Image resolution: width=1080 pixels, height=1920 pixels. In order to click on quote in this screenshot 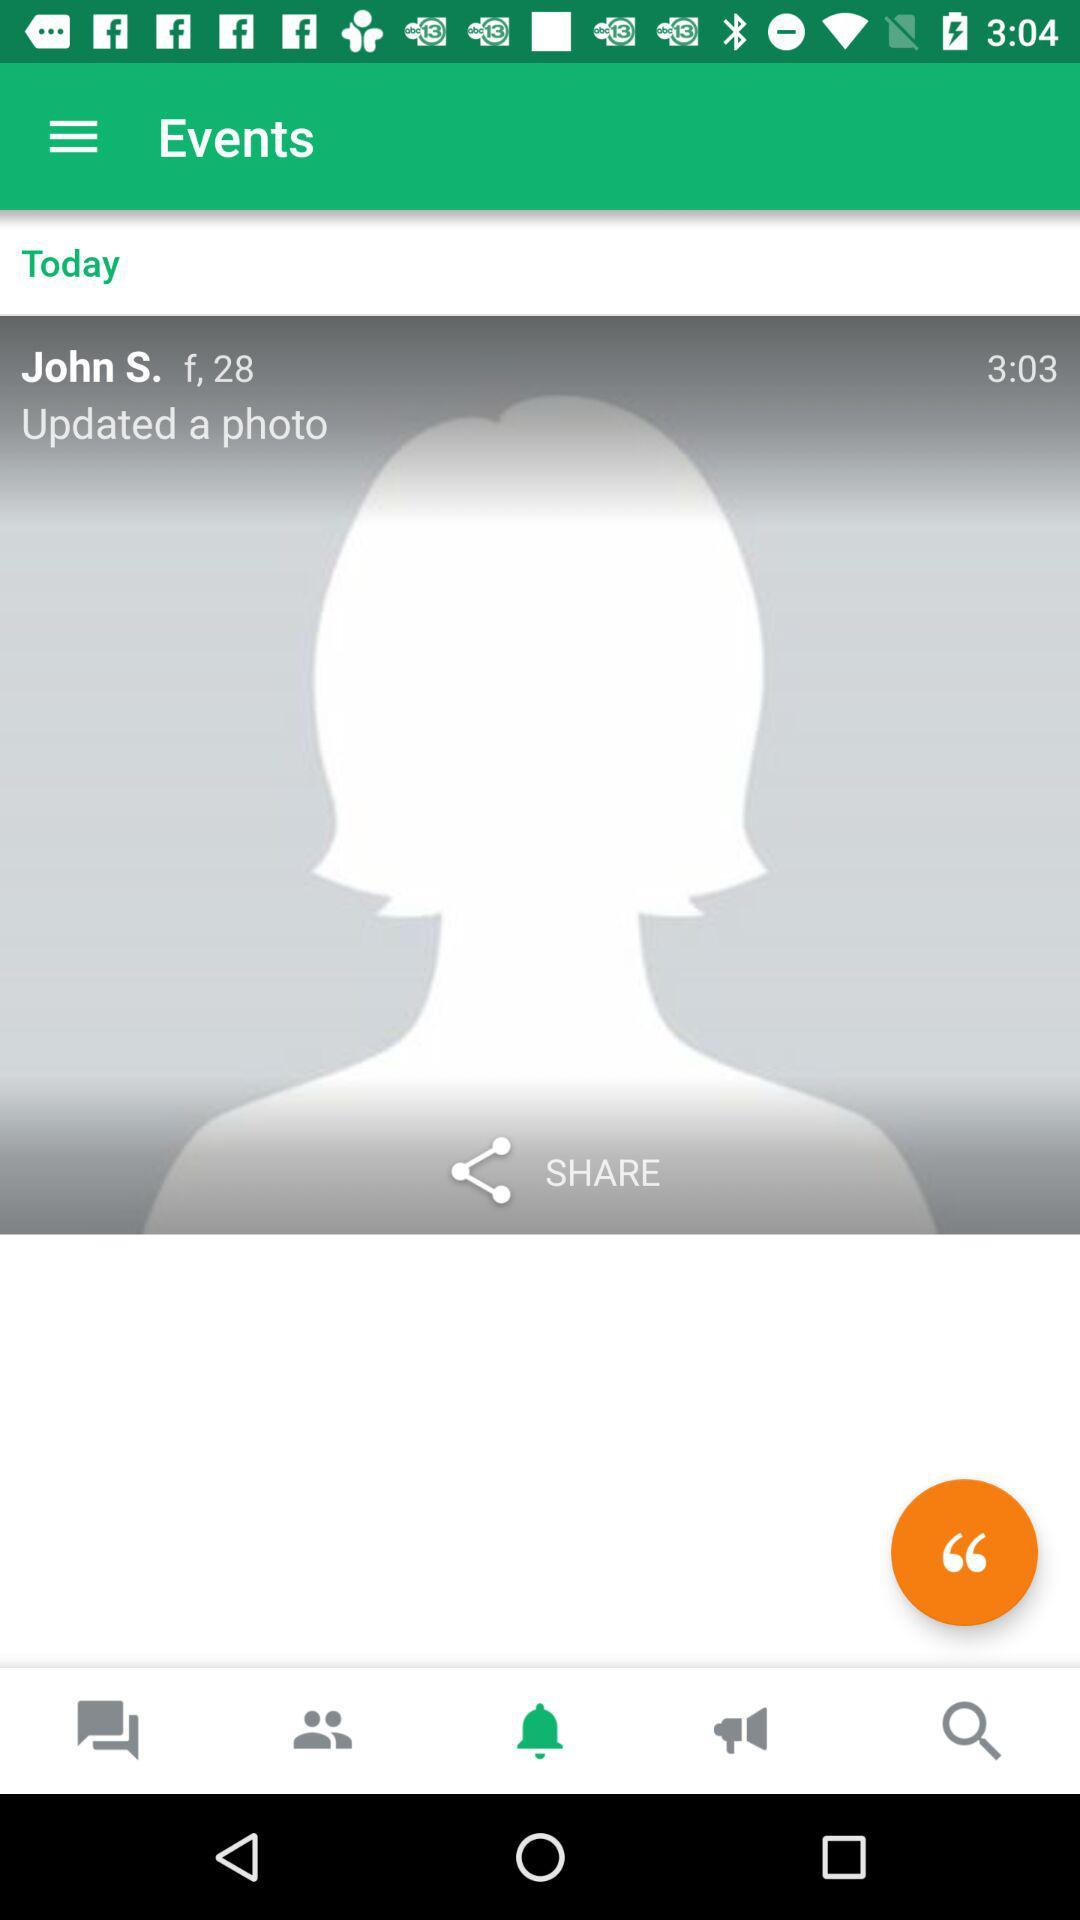, I will do `click(963, 1551)`.